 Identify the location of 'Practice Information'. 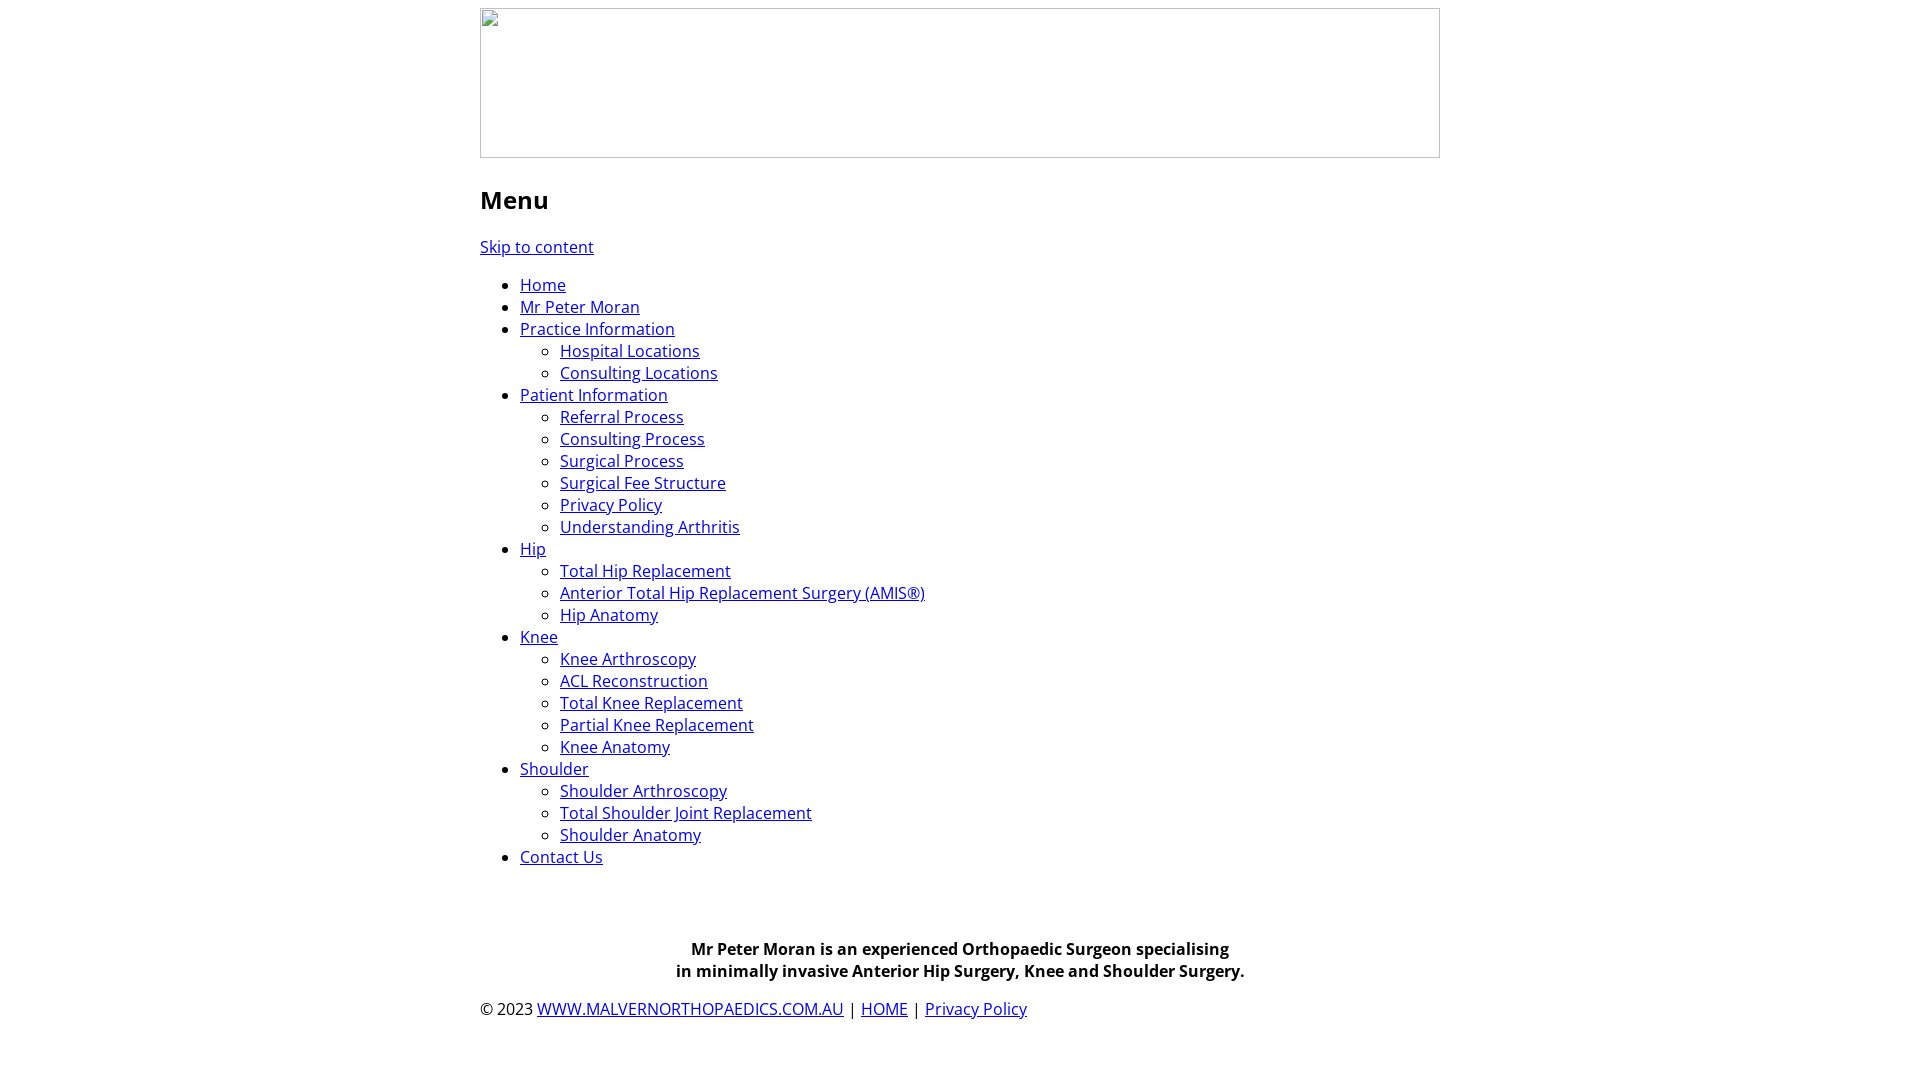
(596, 327).